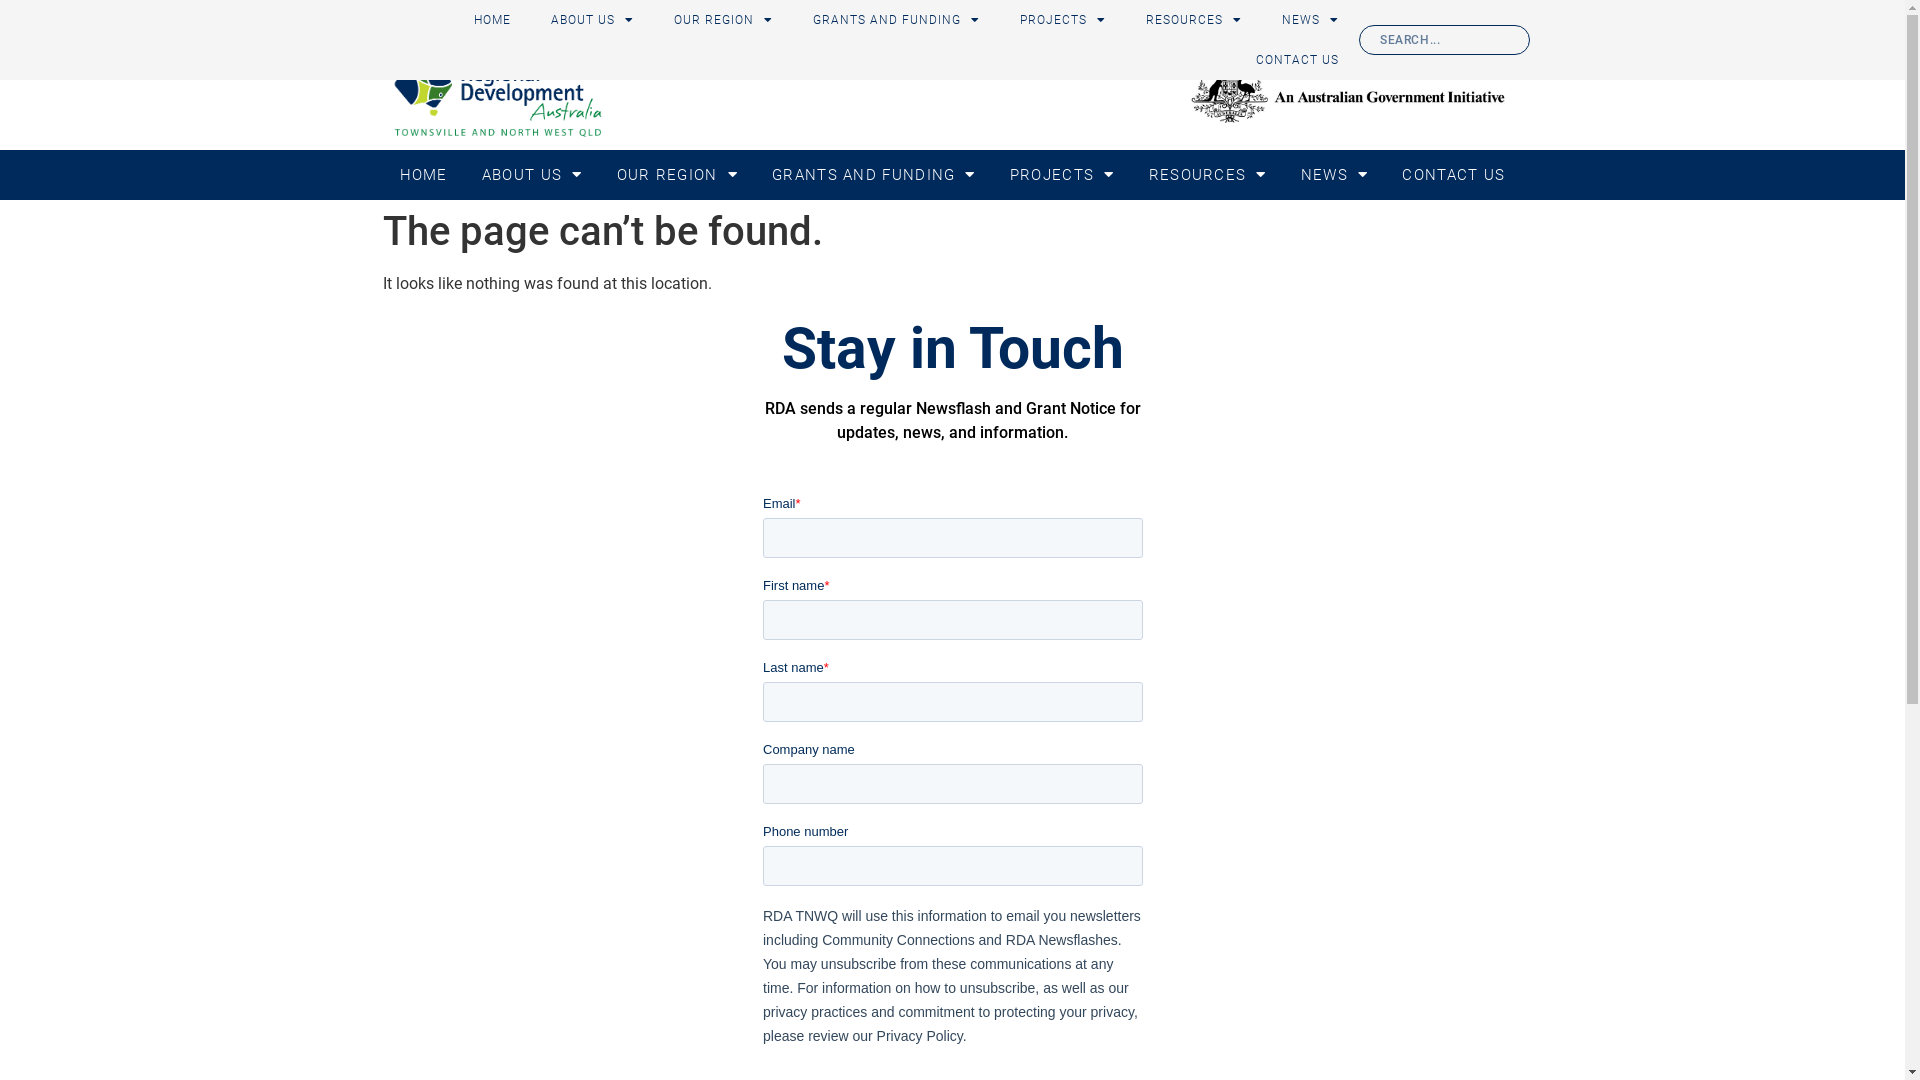 The height and width of the screenshot is (1080, 1920). What do you see at coordinates (591, 19) in the screenshot?
I see `'ABOUT US'` at bounding box center [591, 19].